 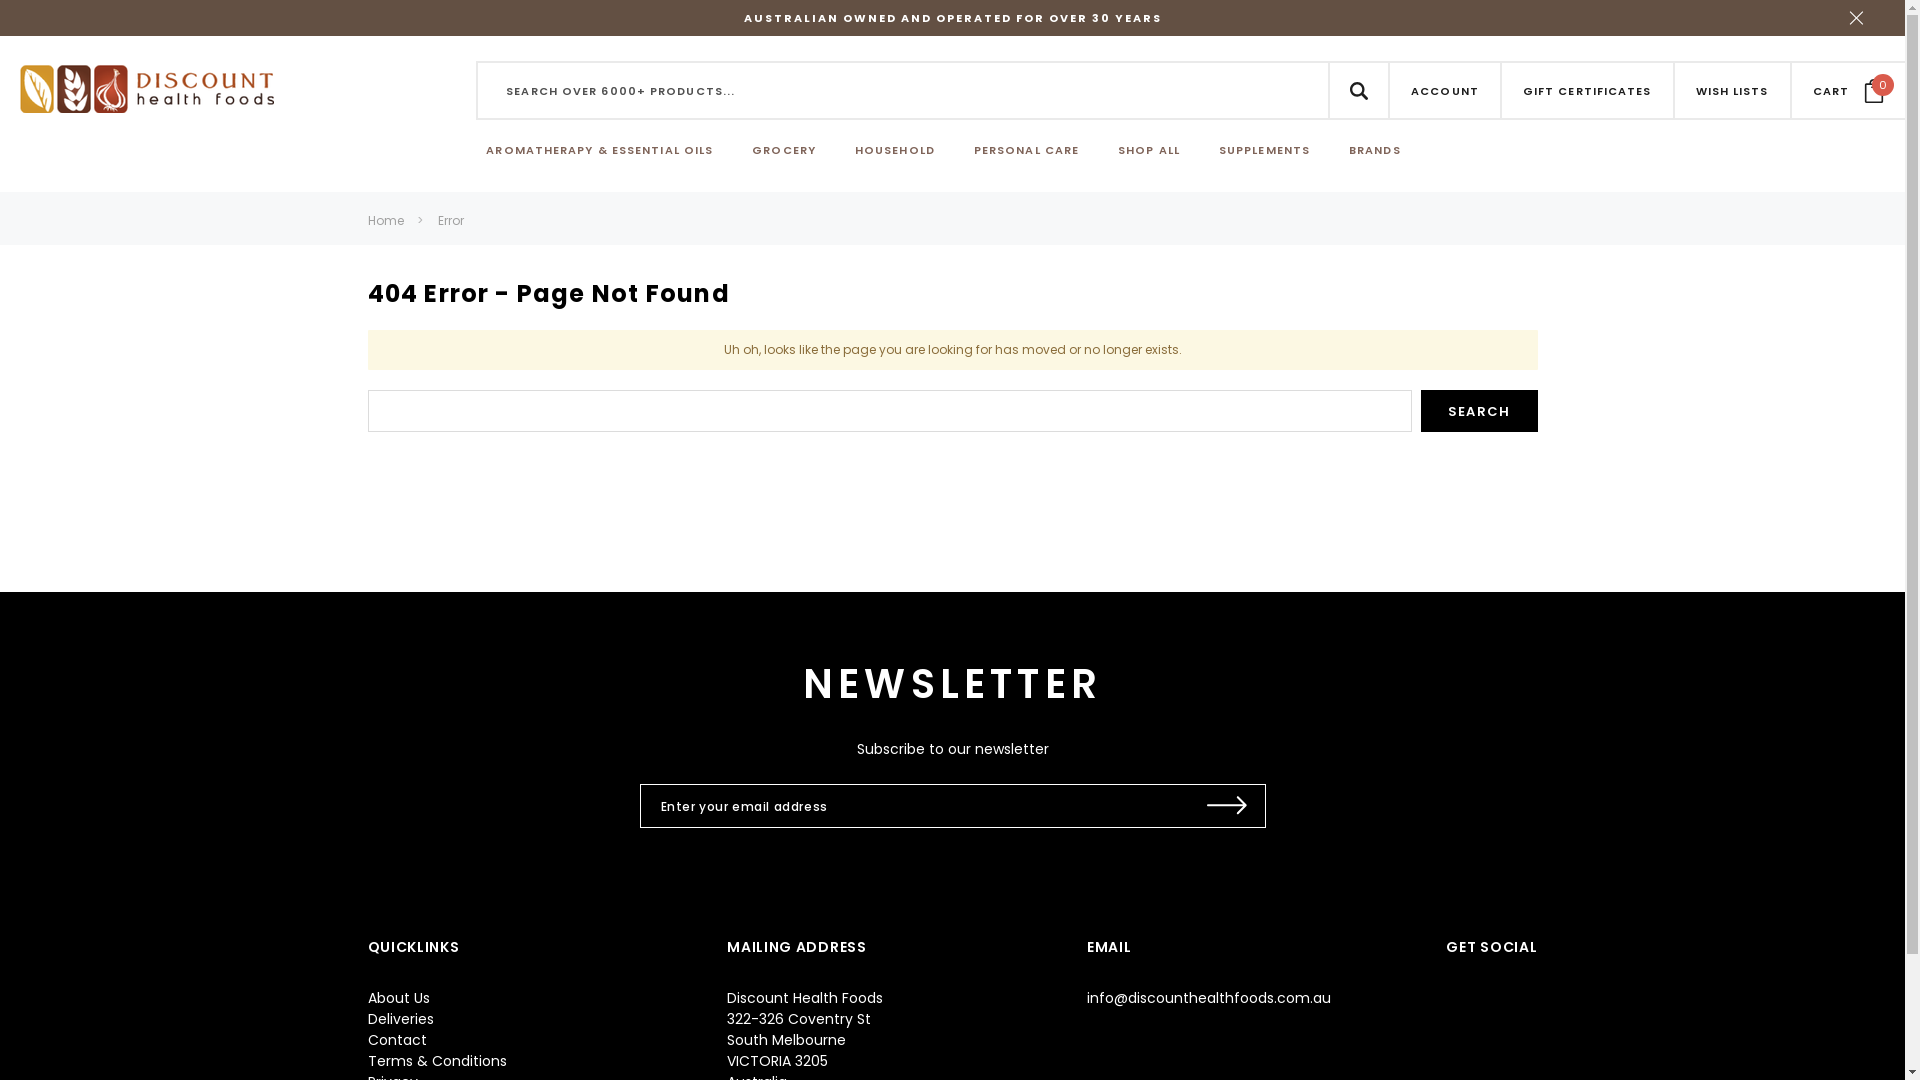 I want to click on 'PERSONAL CARE', so click(x=1026, y=149).